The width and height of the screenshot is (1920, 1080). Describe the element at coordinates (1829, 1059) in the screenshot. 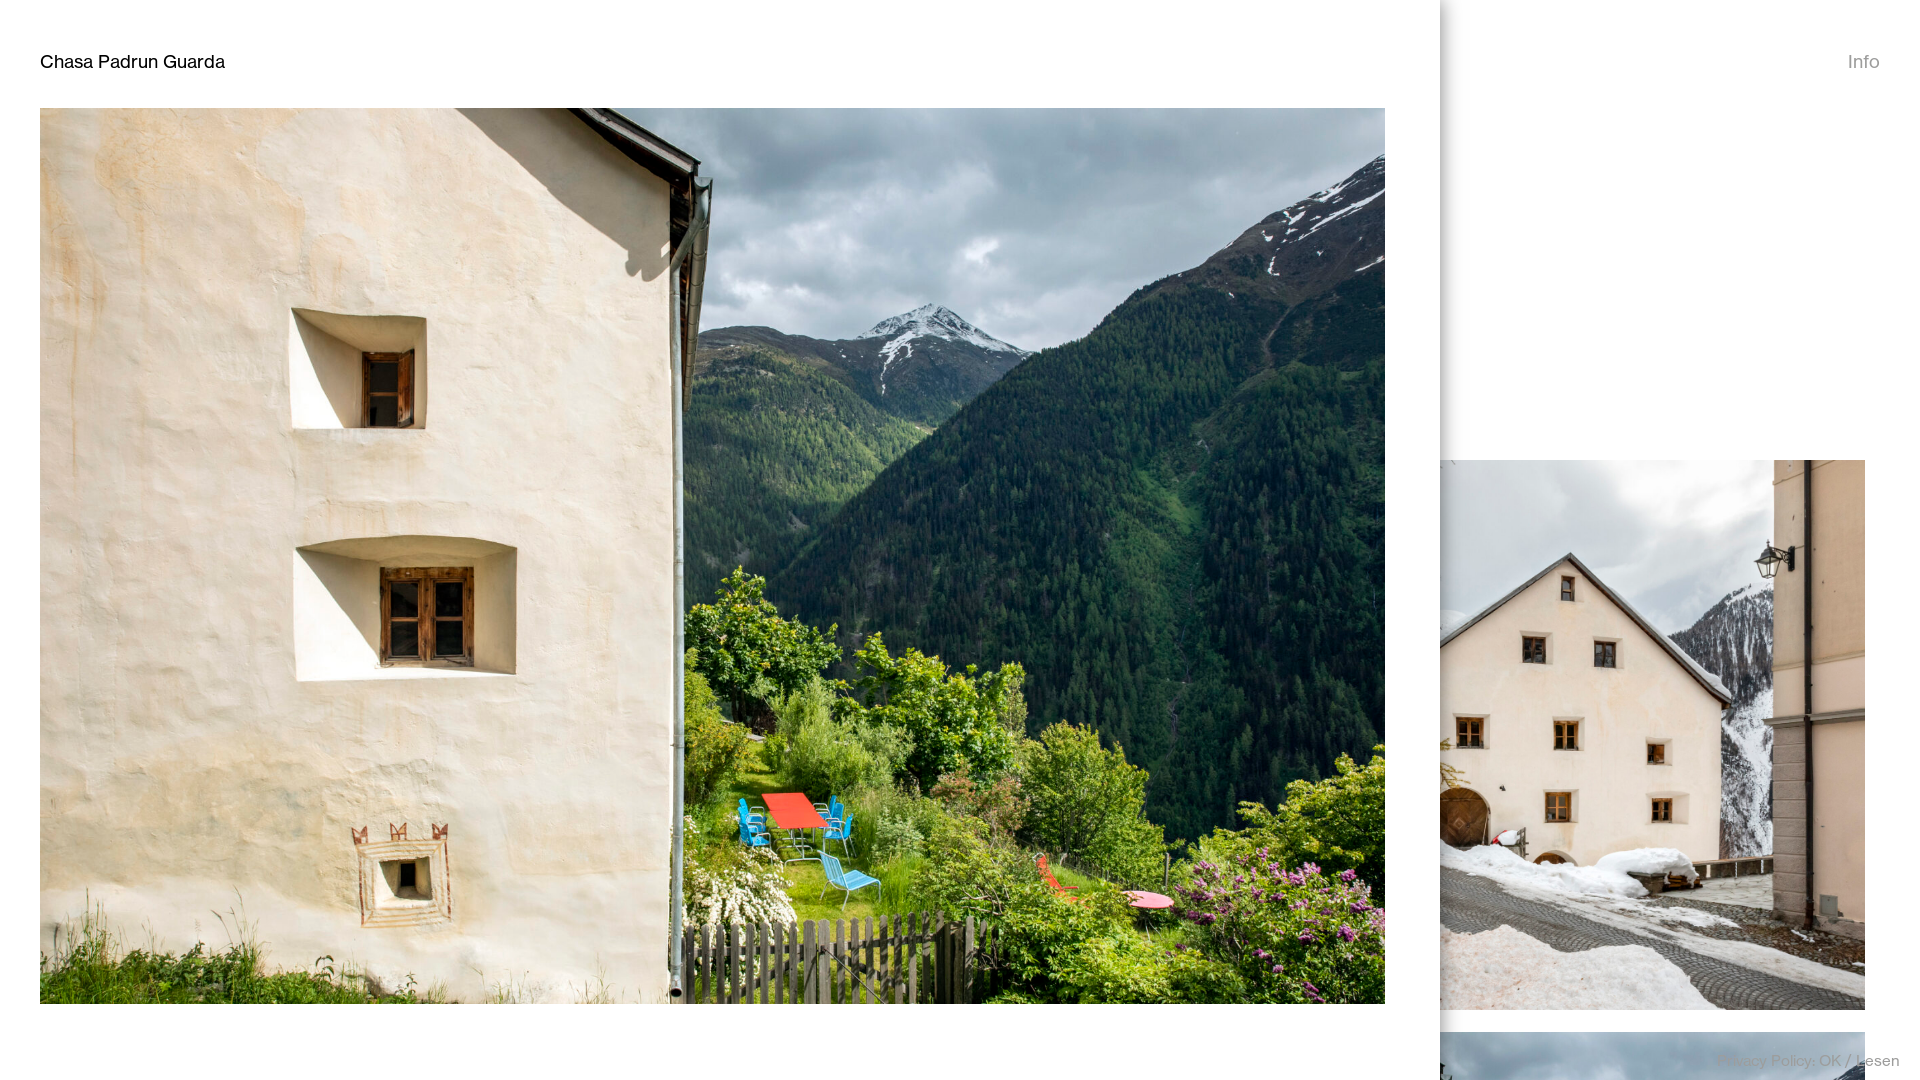

I see `'OK'` at that location.